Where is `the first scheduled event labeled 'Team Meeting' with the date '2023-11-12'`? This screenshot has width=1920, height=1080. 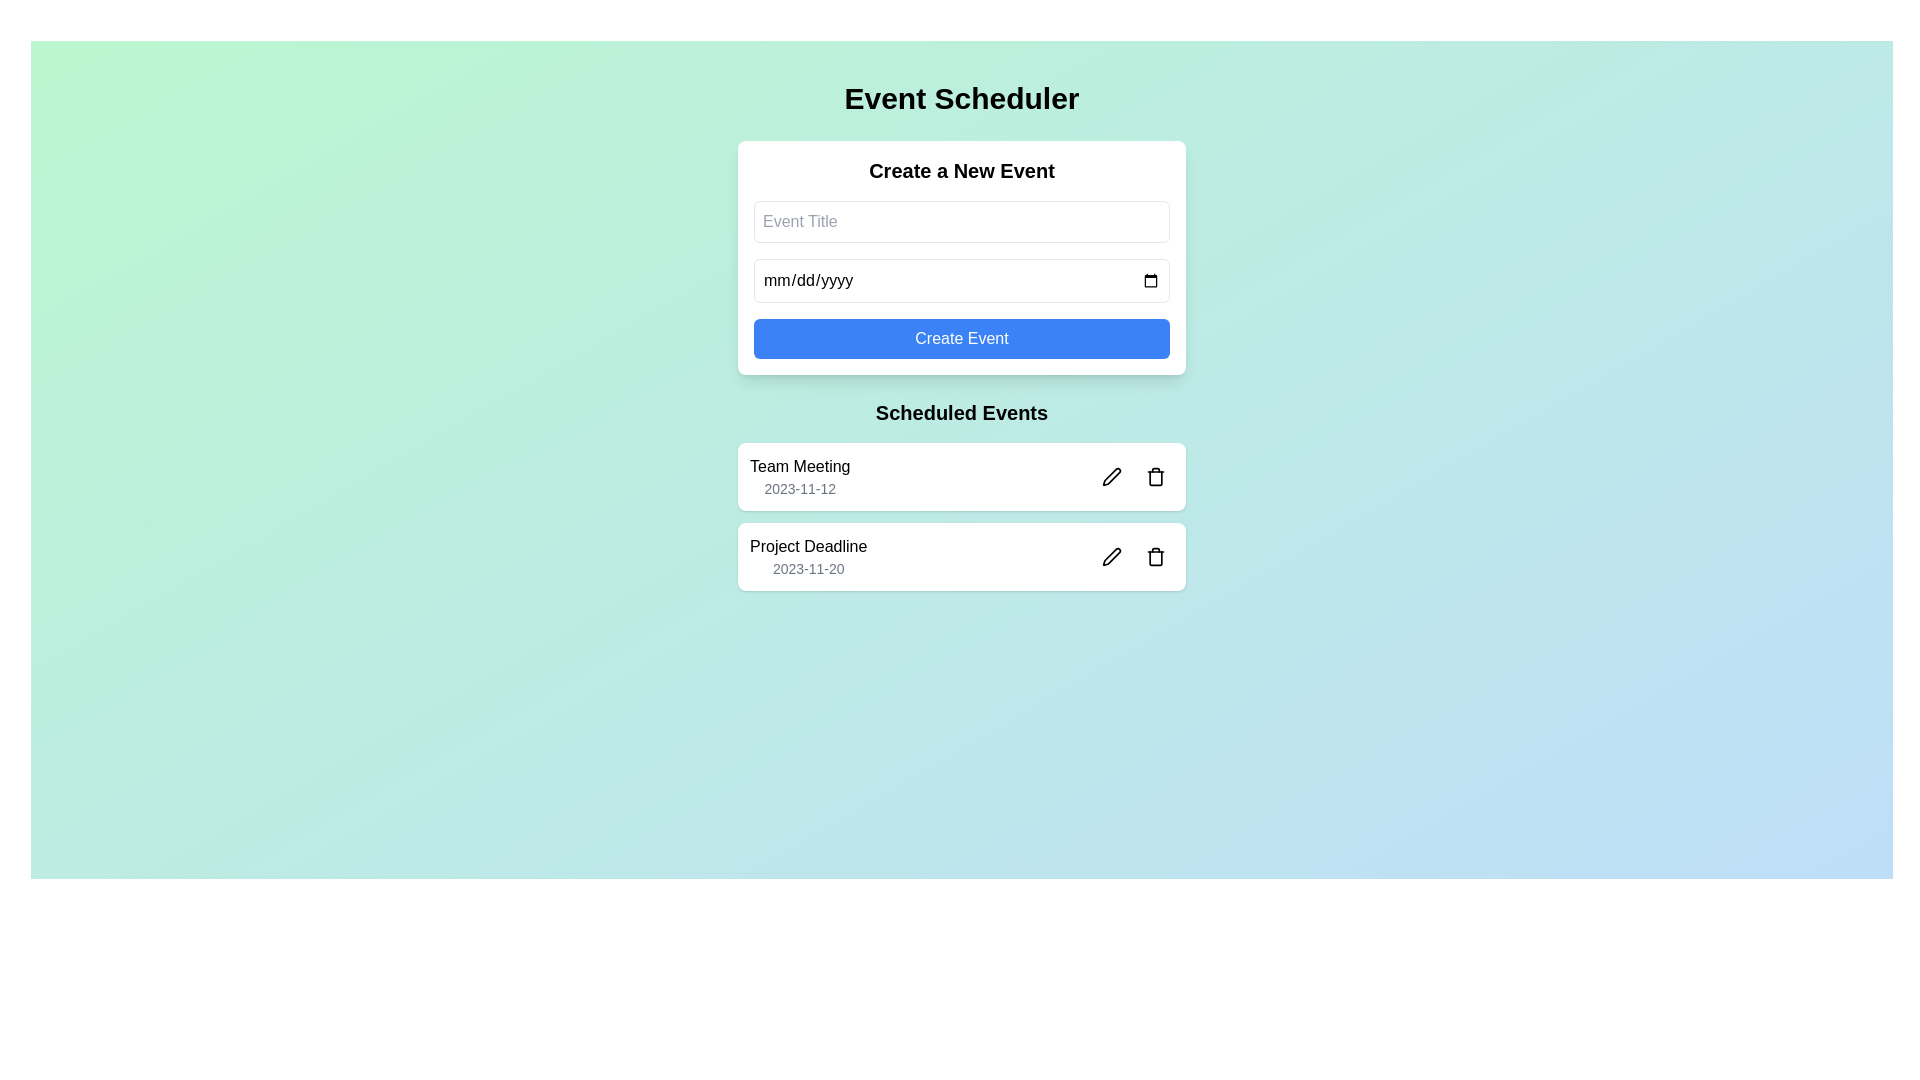
the first scheduled event labeled 'Team Meeting' with the date '2023-11-12' is located at coordinates (961, 477).